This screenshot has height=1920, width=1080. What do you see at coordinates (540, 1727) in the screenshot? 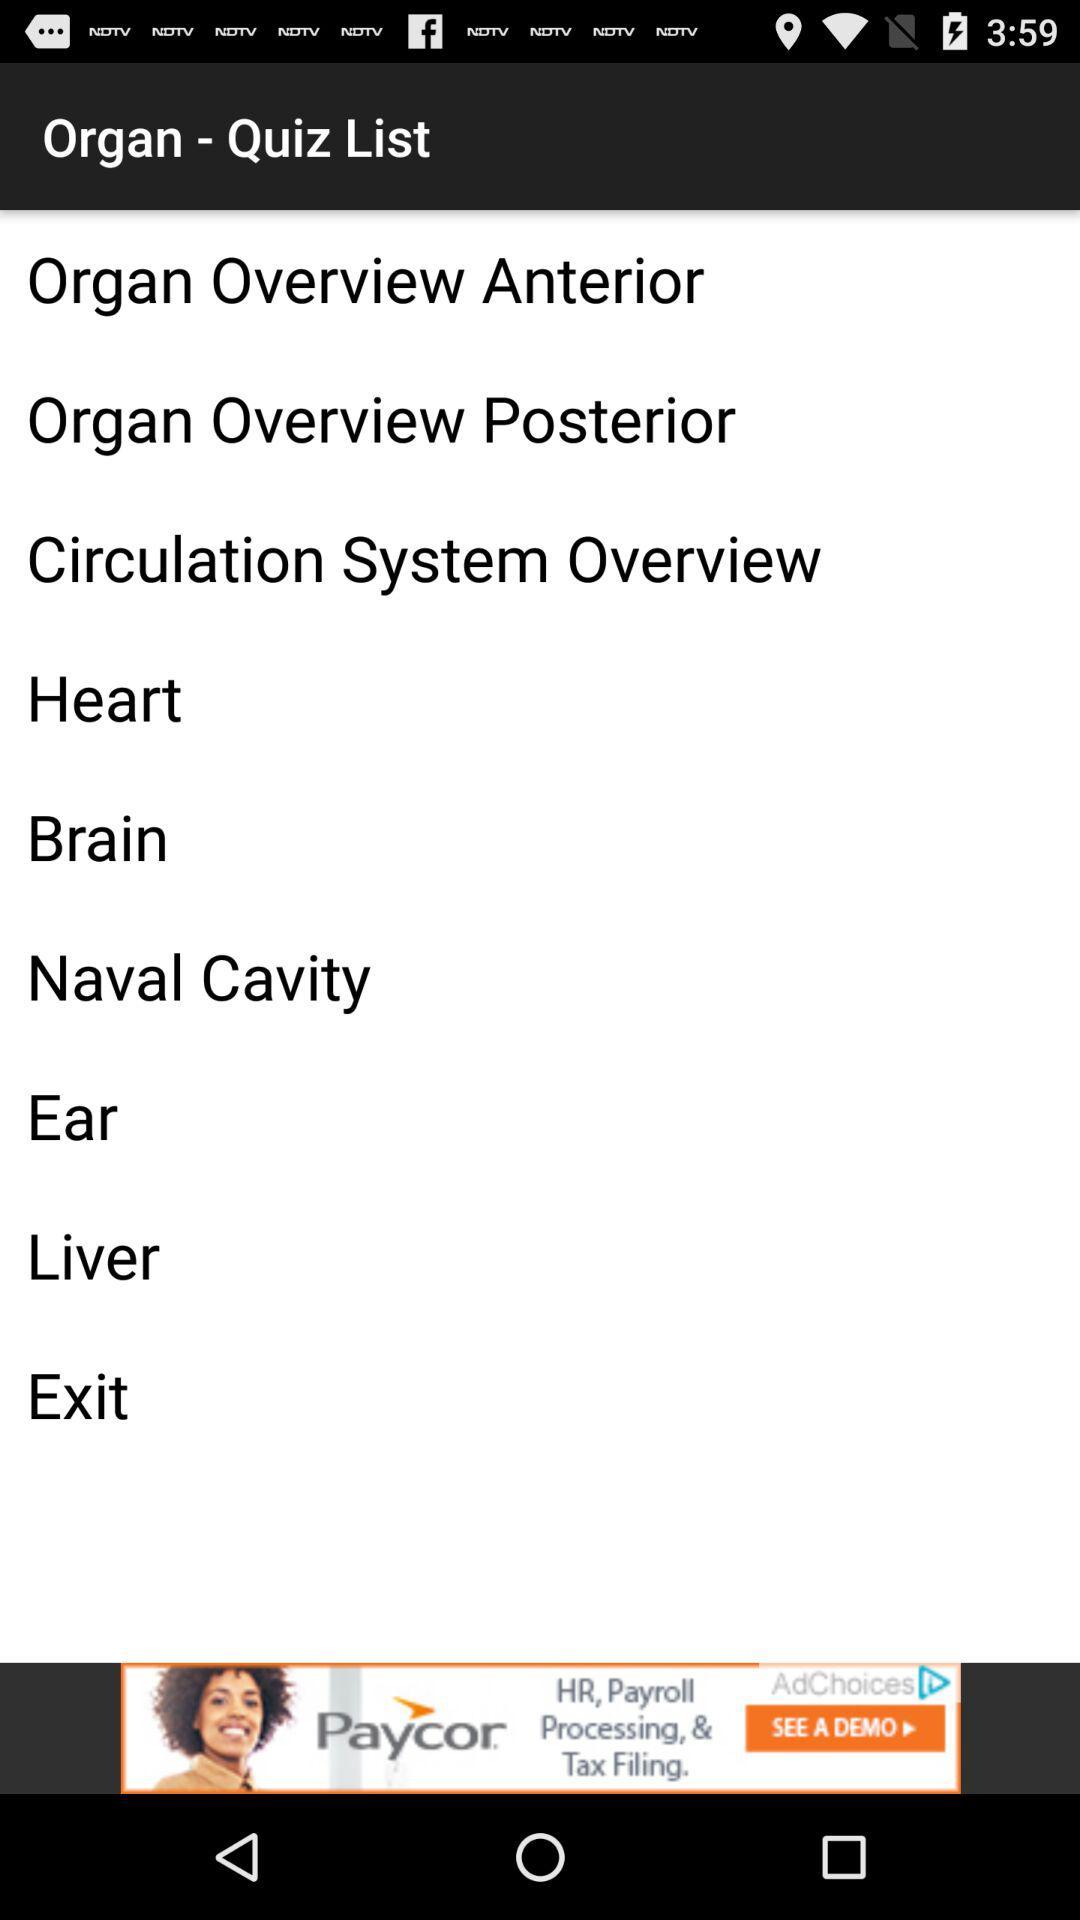
I see `to go speakev` at bounding box center [540, 1727].